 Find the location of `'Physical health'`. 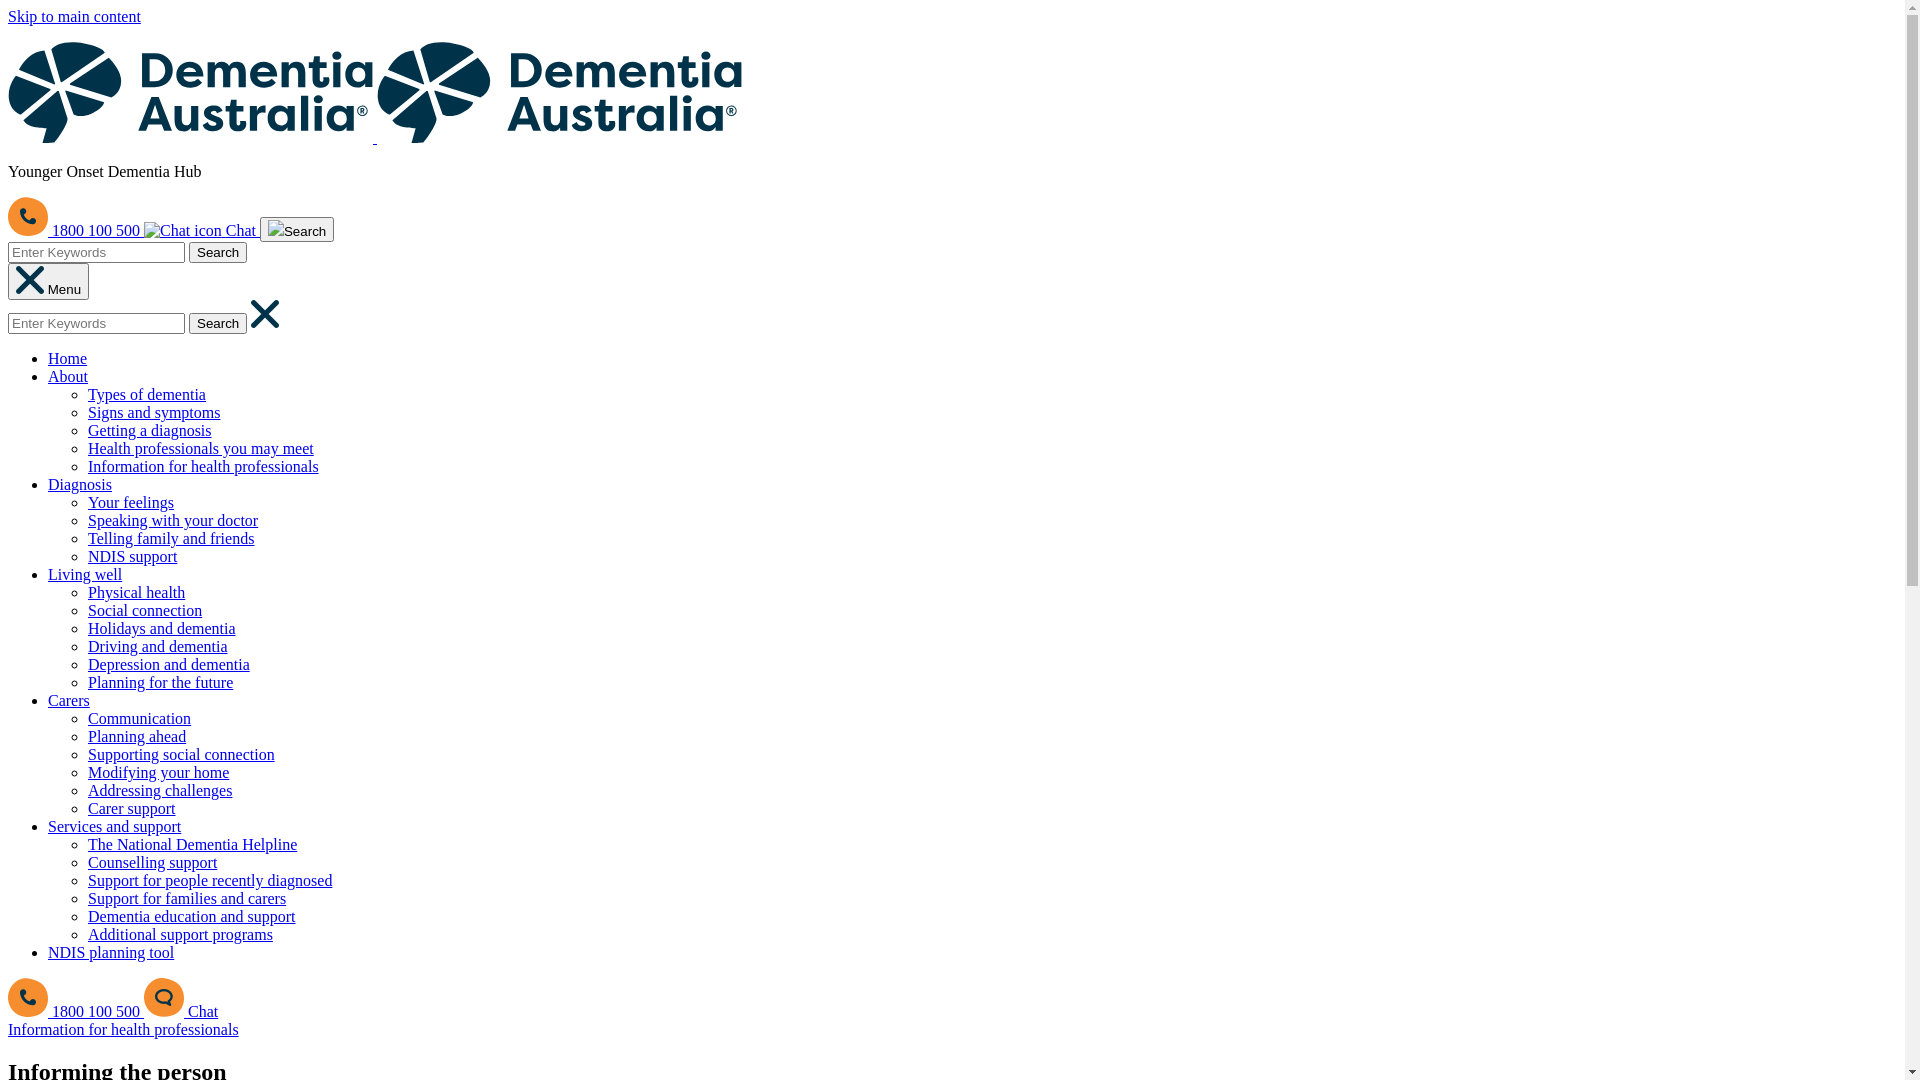

'Physical health' is located at coordinates (135, 591).